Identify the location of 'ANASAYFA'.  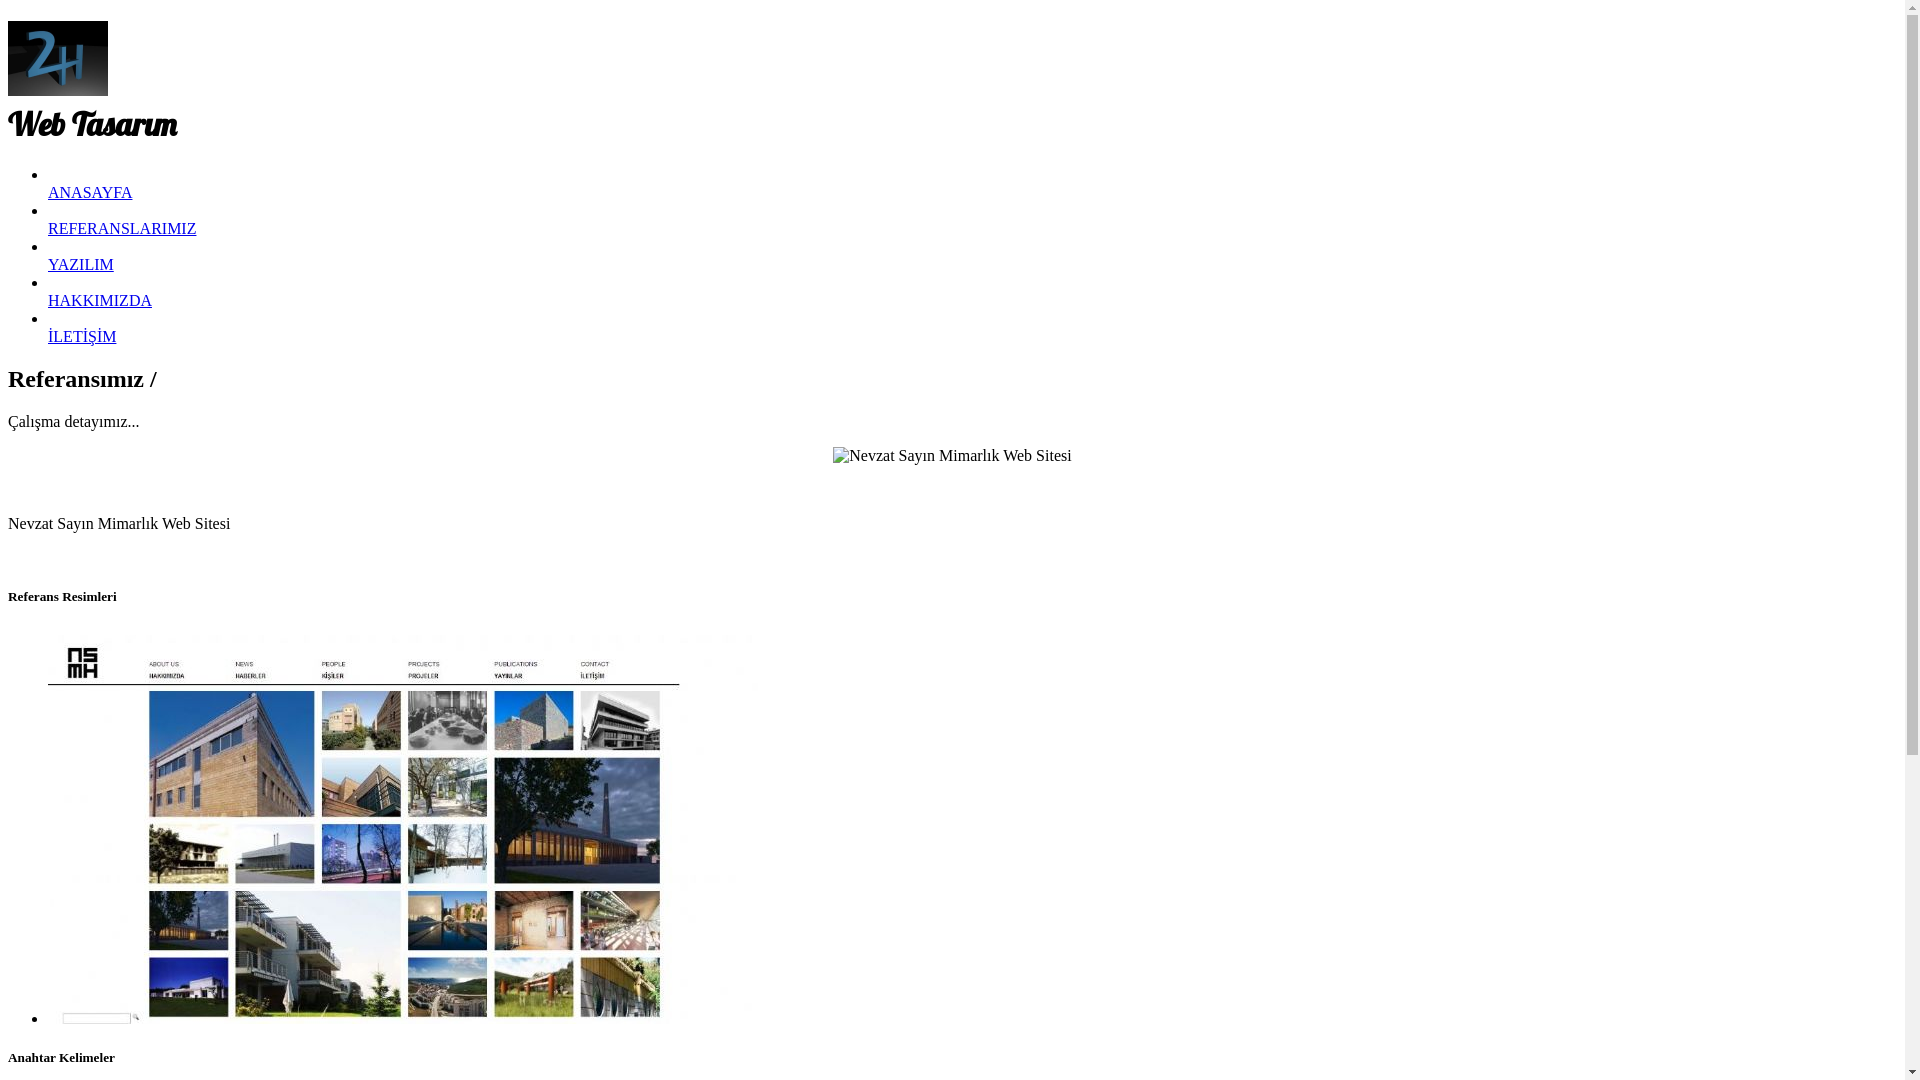
(89, 201).